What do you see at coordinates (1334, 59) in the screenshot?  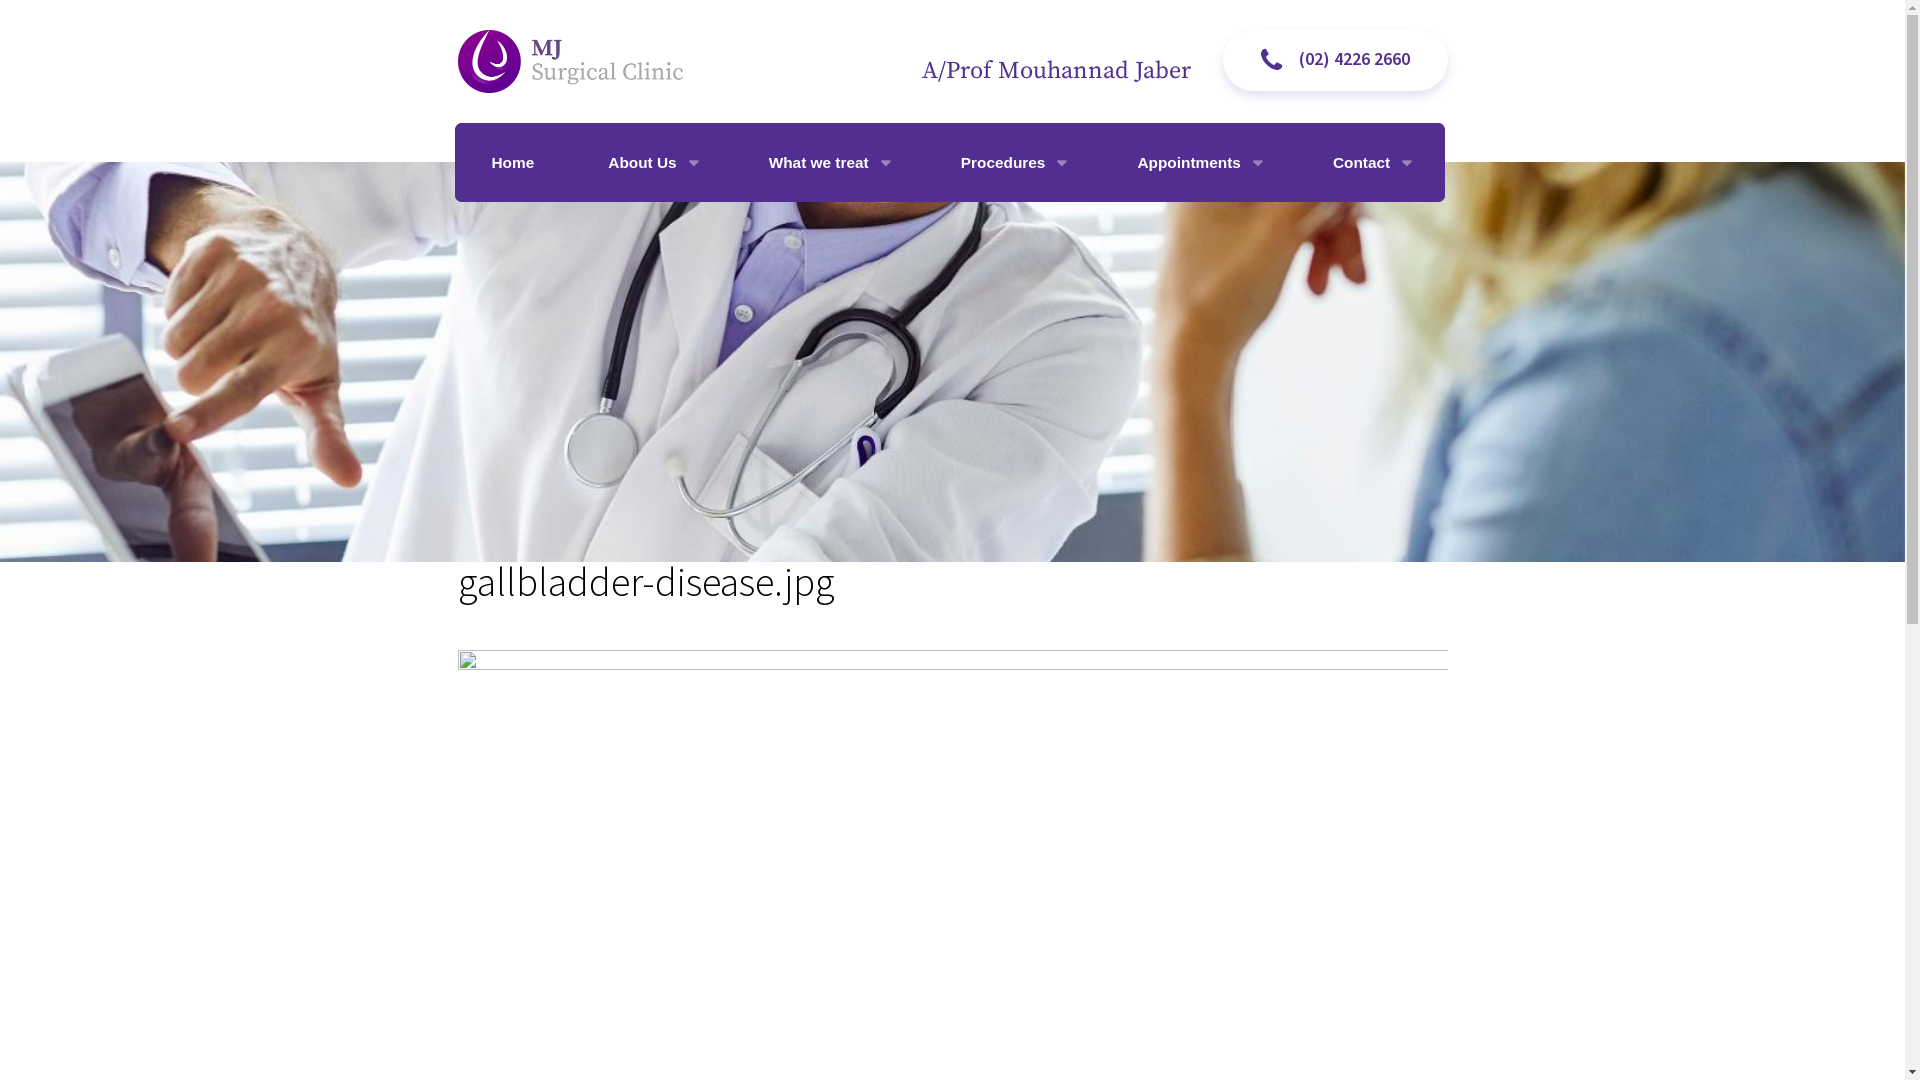 I see `'(02) 4226 2660'` at bounding box center [1334, 59].